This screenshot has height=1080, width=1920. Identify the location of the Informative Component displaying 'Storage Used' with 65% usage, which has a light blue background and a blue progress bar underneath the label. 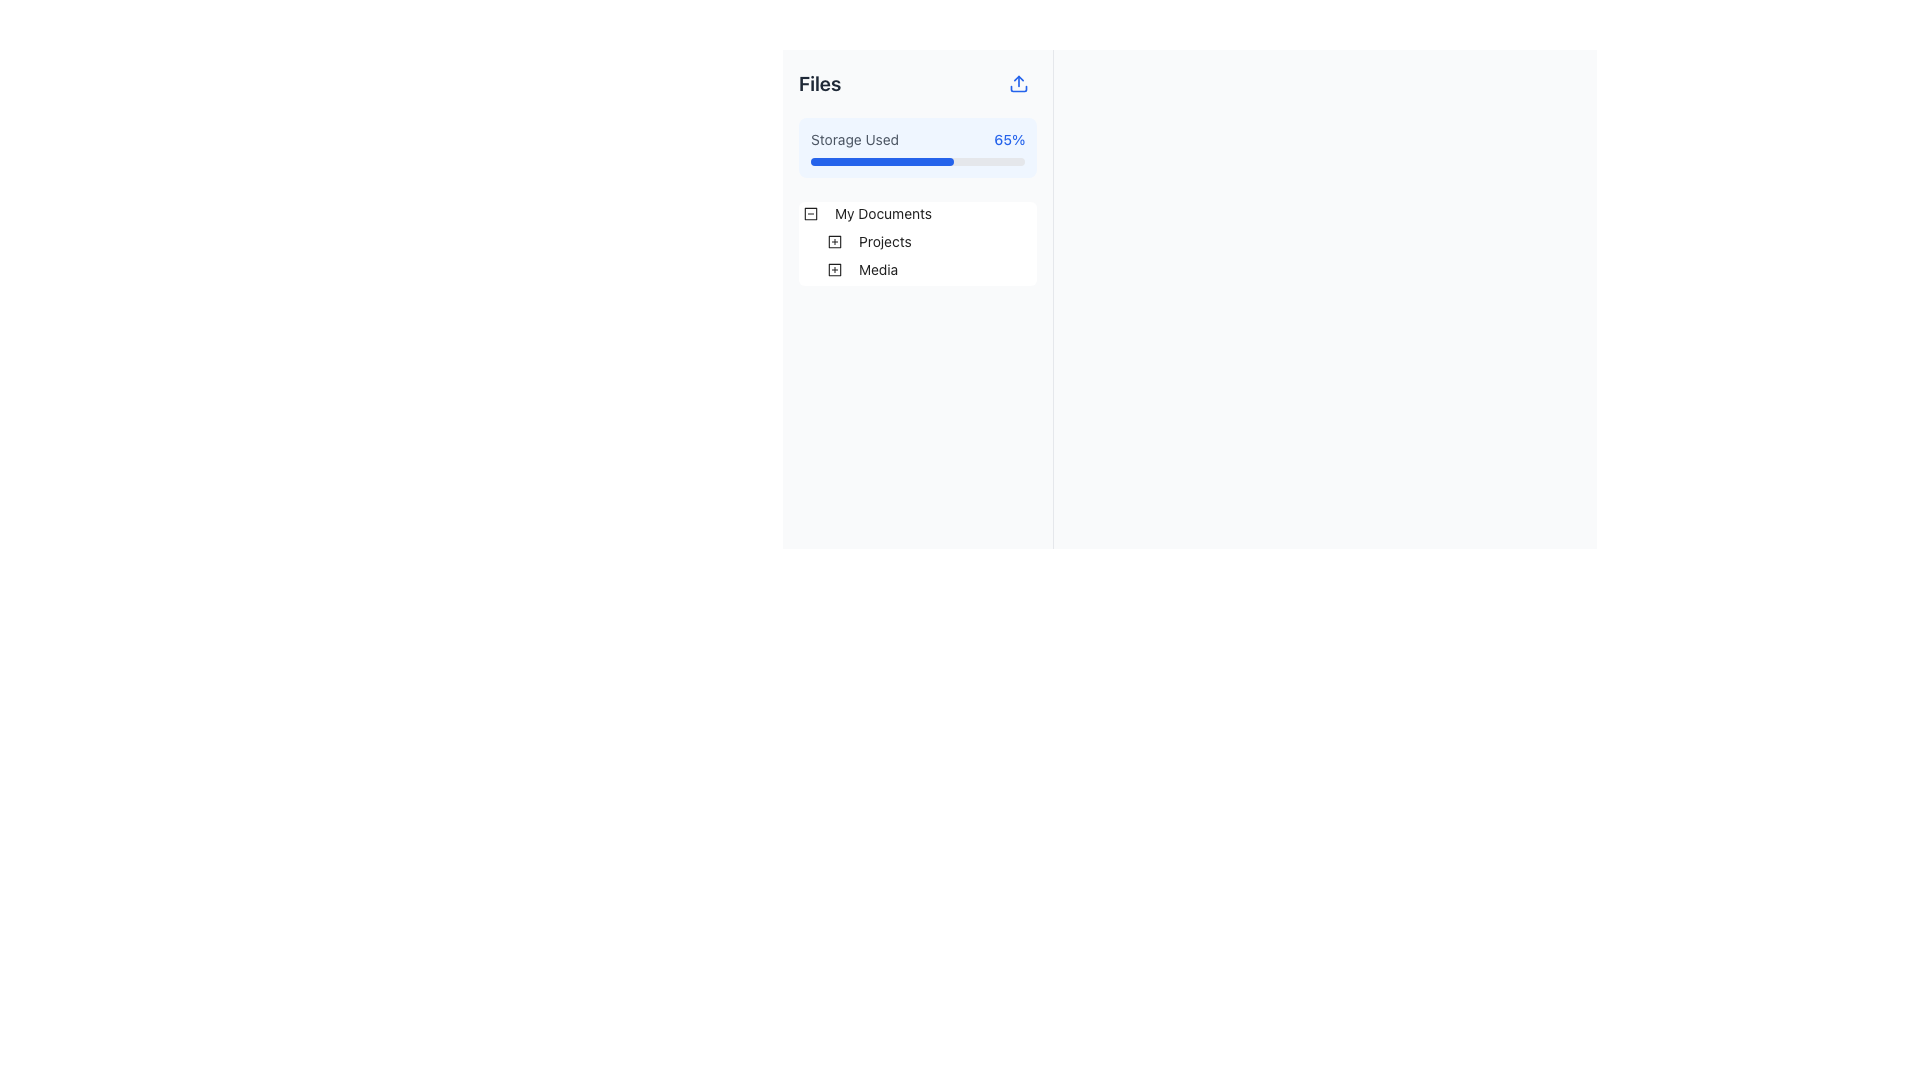
(917, 146).